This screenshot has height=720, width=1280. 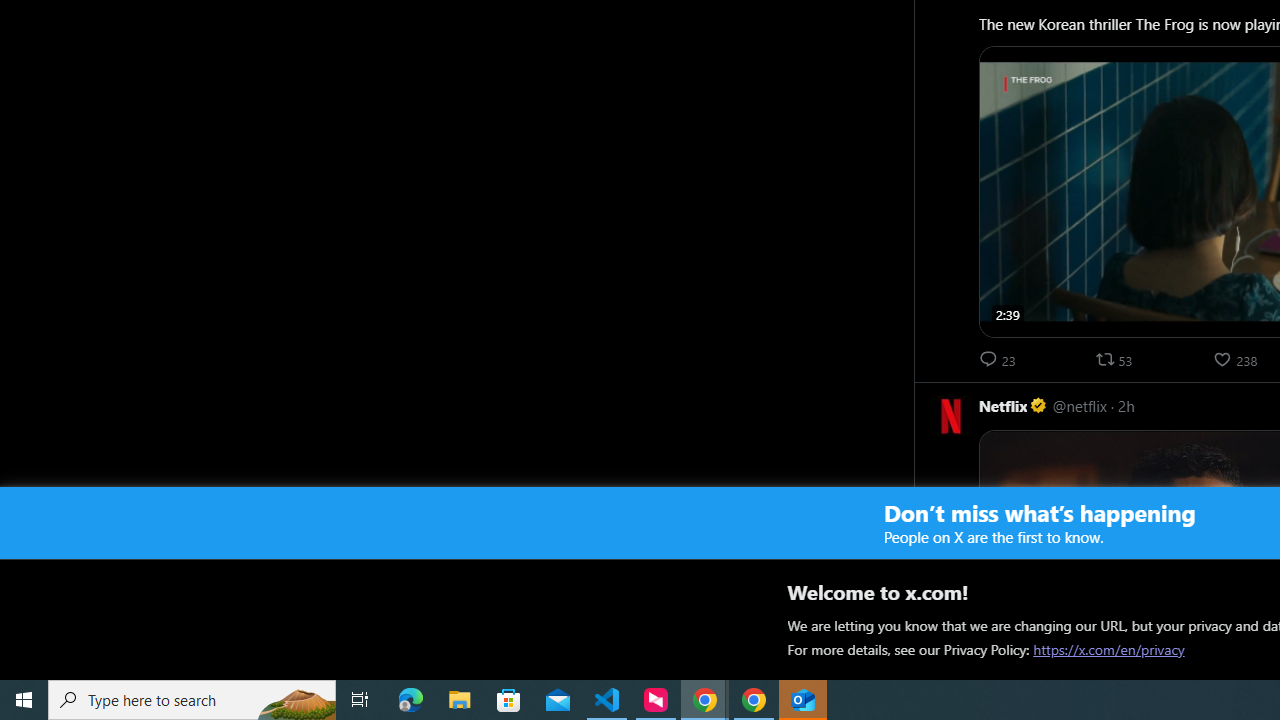 What do you see at coordinates (1039, 405) in the screenshot?
I see `'Verified account'` at bounding box center [1039, 405].